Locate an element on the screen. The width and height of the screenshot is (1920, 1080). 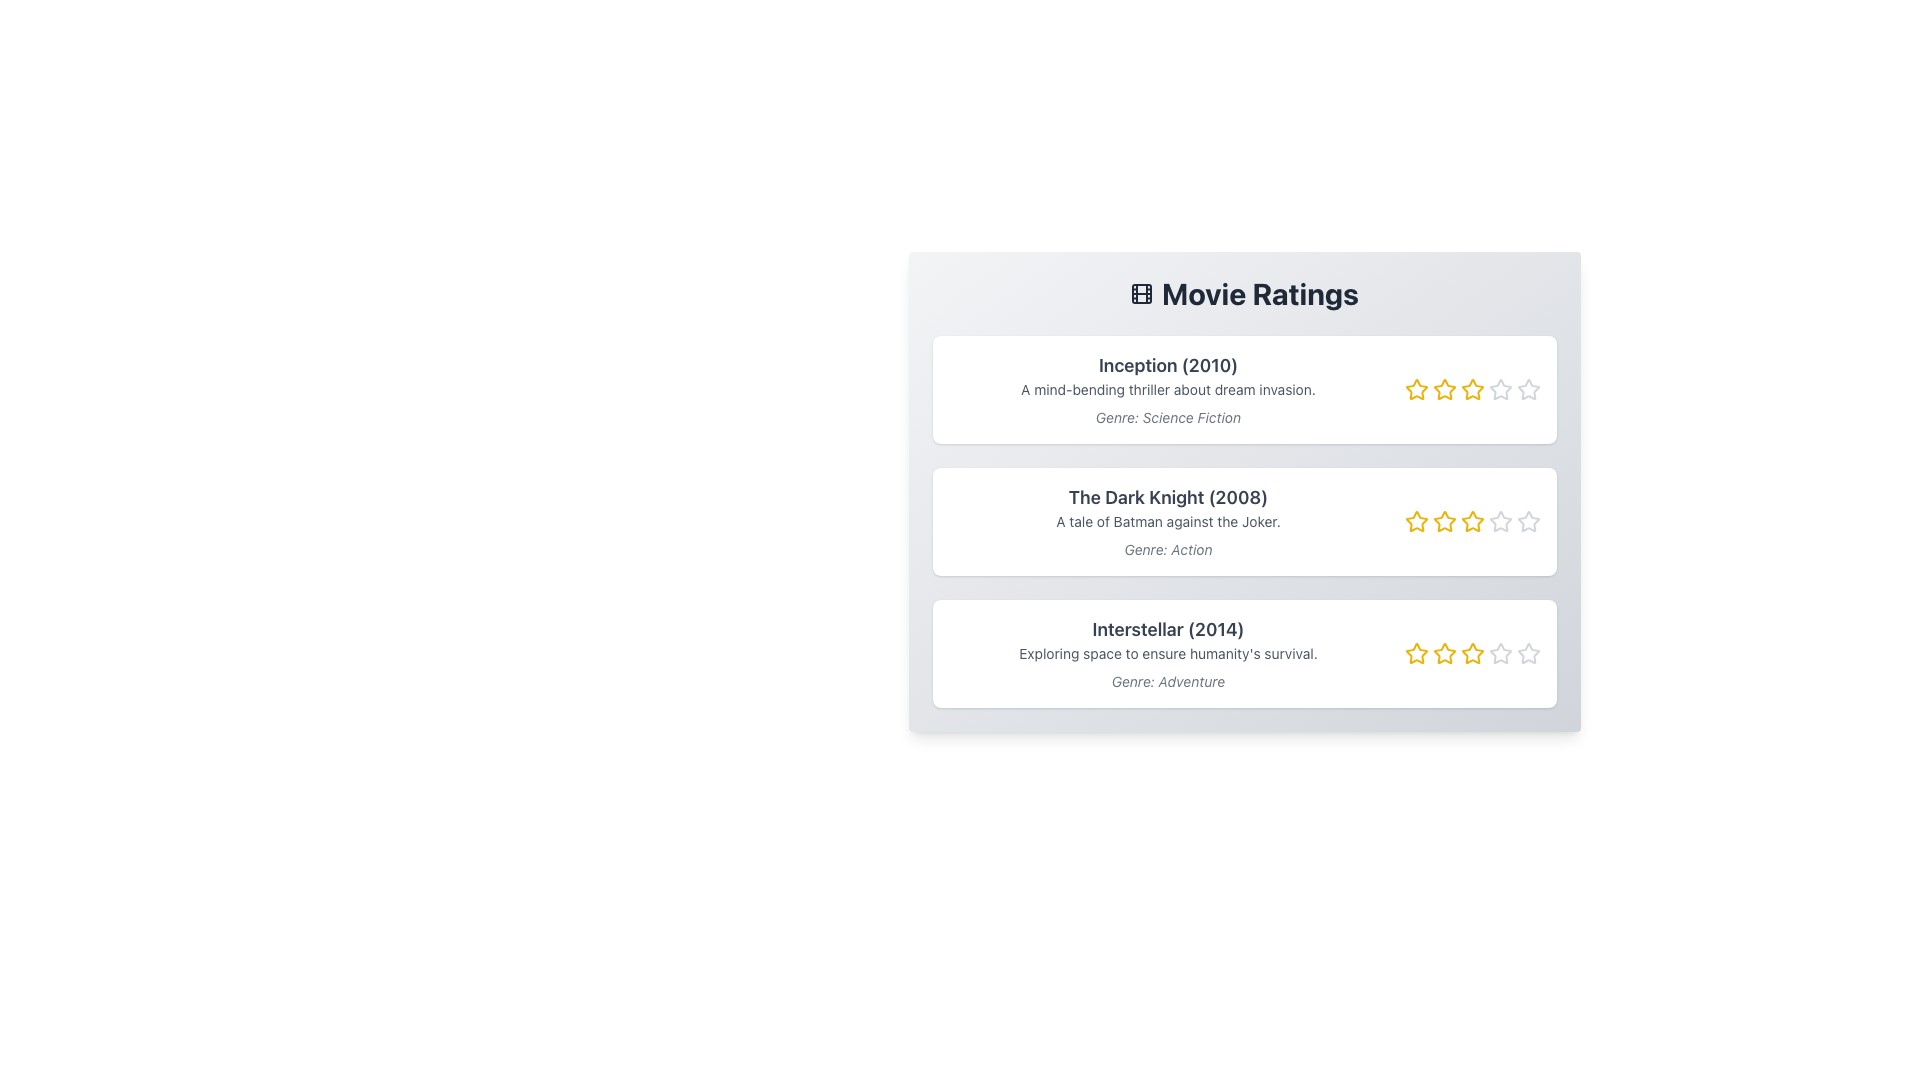
the third rating star in the sequence of five stars is located at coordinates (1472, 389).